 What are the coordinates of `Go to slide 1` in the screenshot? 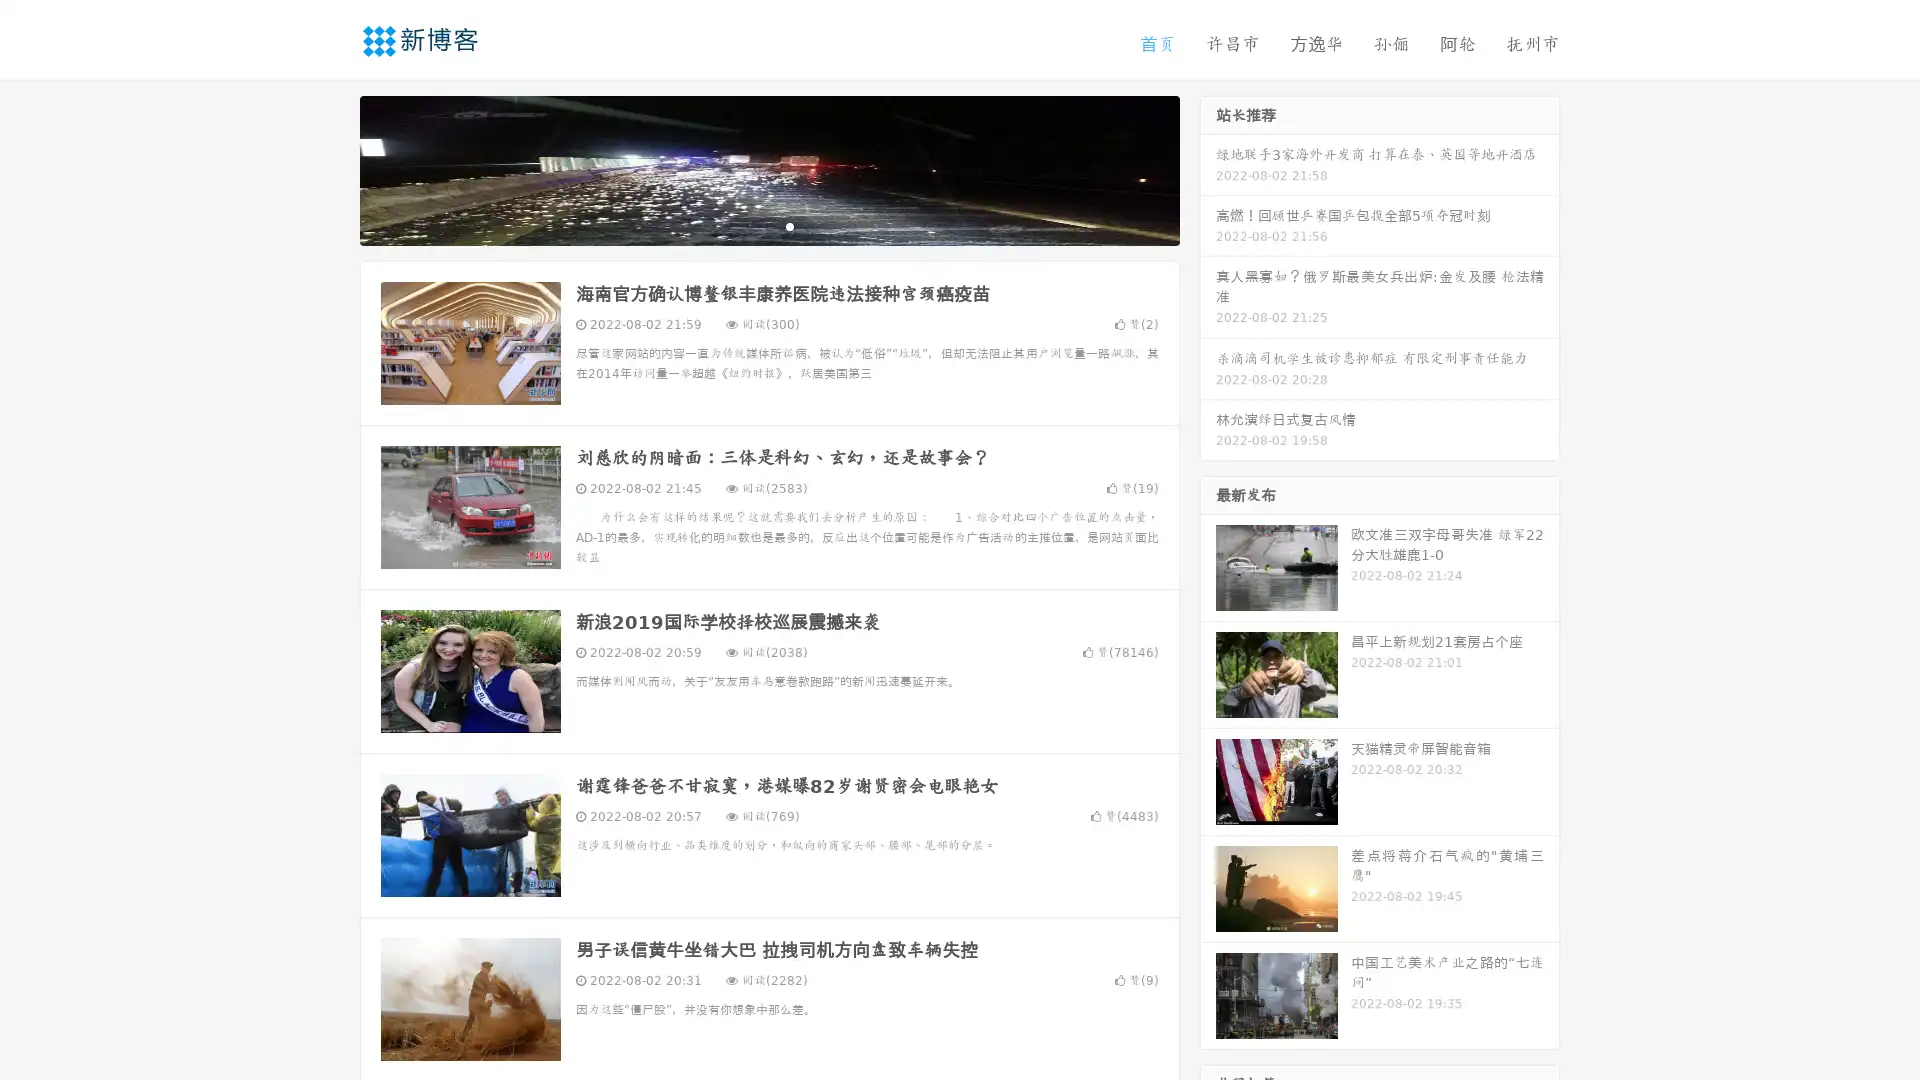 It's located at (748, 225).